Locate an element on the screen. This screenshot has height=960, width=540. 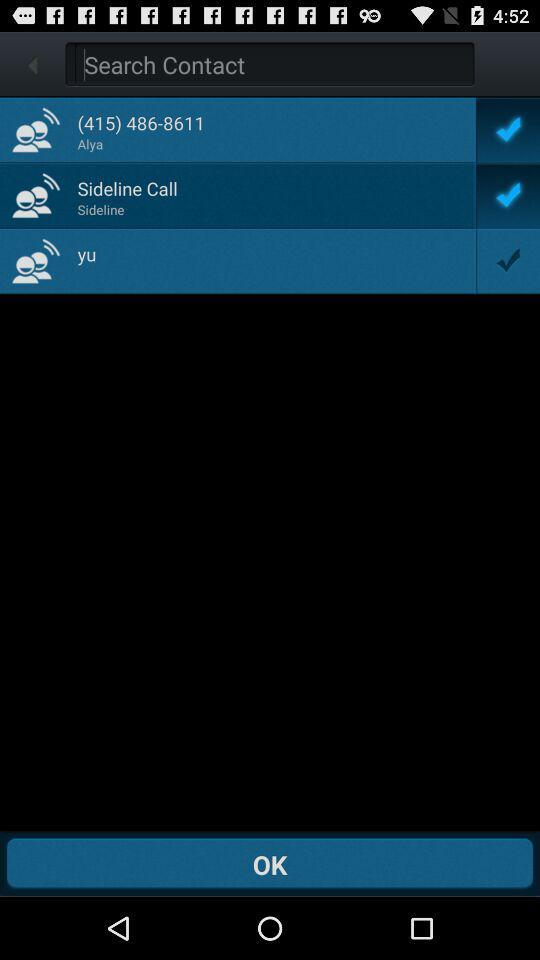
the arrow_backward icon is located at coordinates (31, 68).